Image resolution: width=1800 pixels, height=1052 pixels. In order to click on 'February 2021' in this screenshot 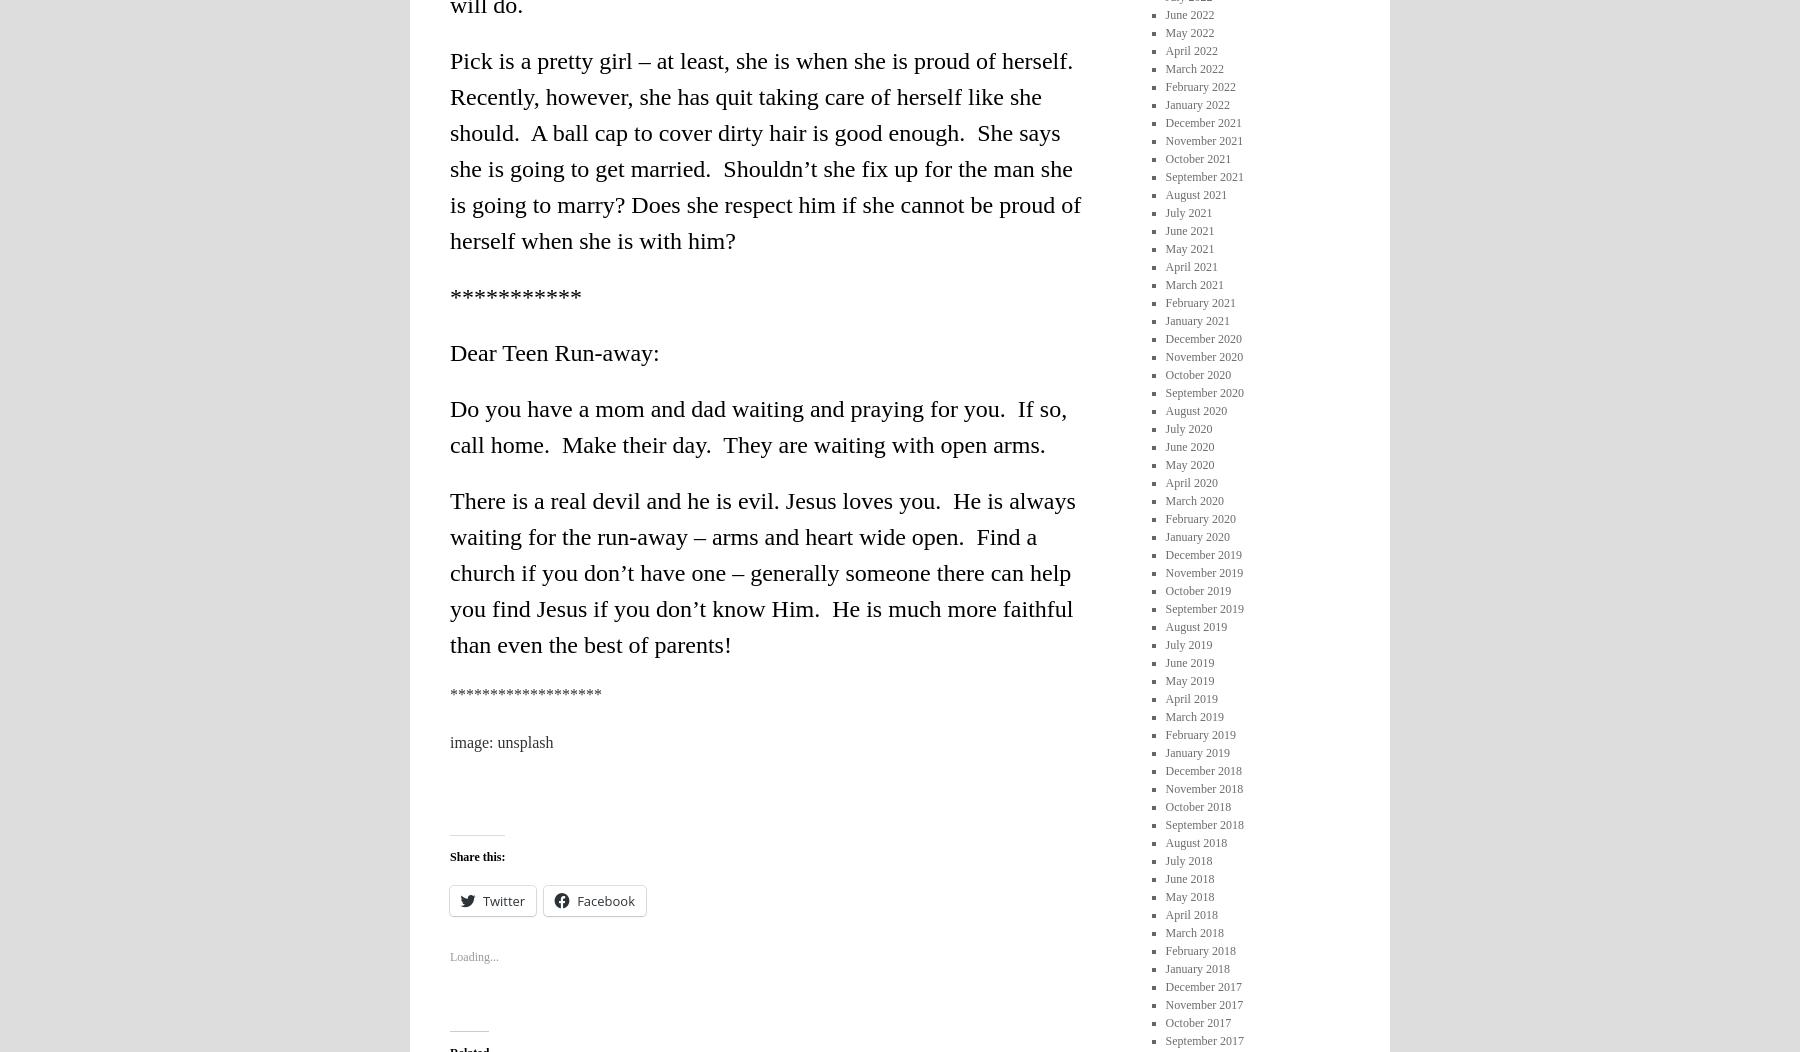, I will do `click(1199, 302)`.